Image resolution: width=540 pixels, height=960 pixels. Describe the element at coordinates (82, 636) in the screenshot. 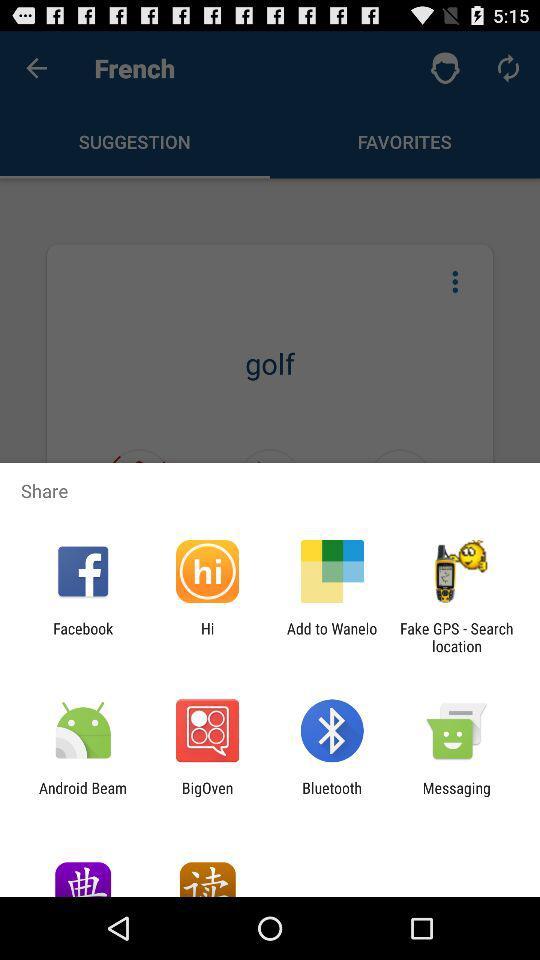

I see `facebook app` at that location.